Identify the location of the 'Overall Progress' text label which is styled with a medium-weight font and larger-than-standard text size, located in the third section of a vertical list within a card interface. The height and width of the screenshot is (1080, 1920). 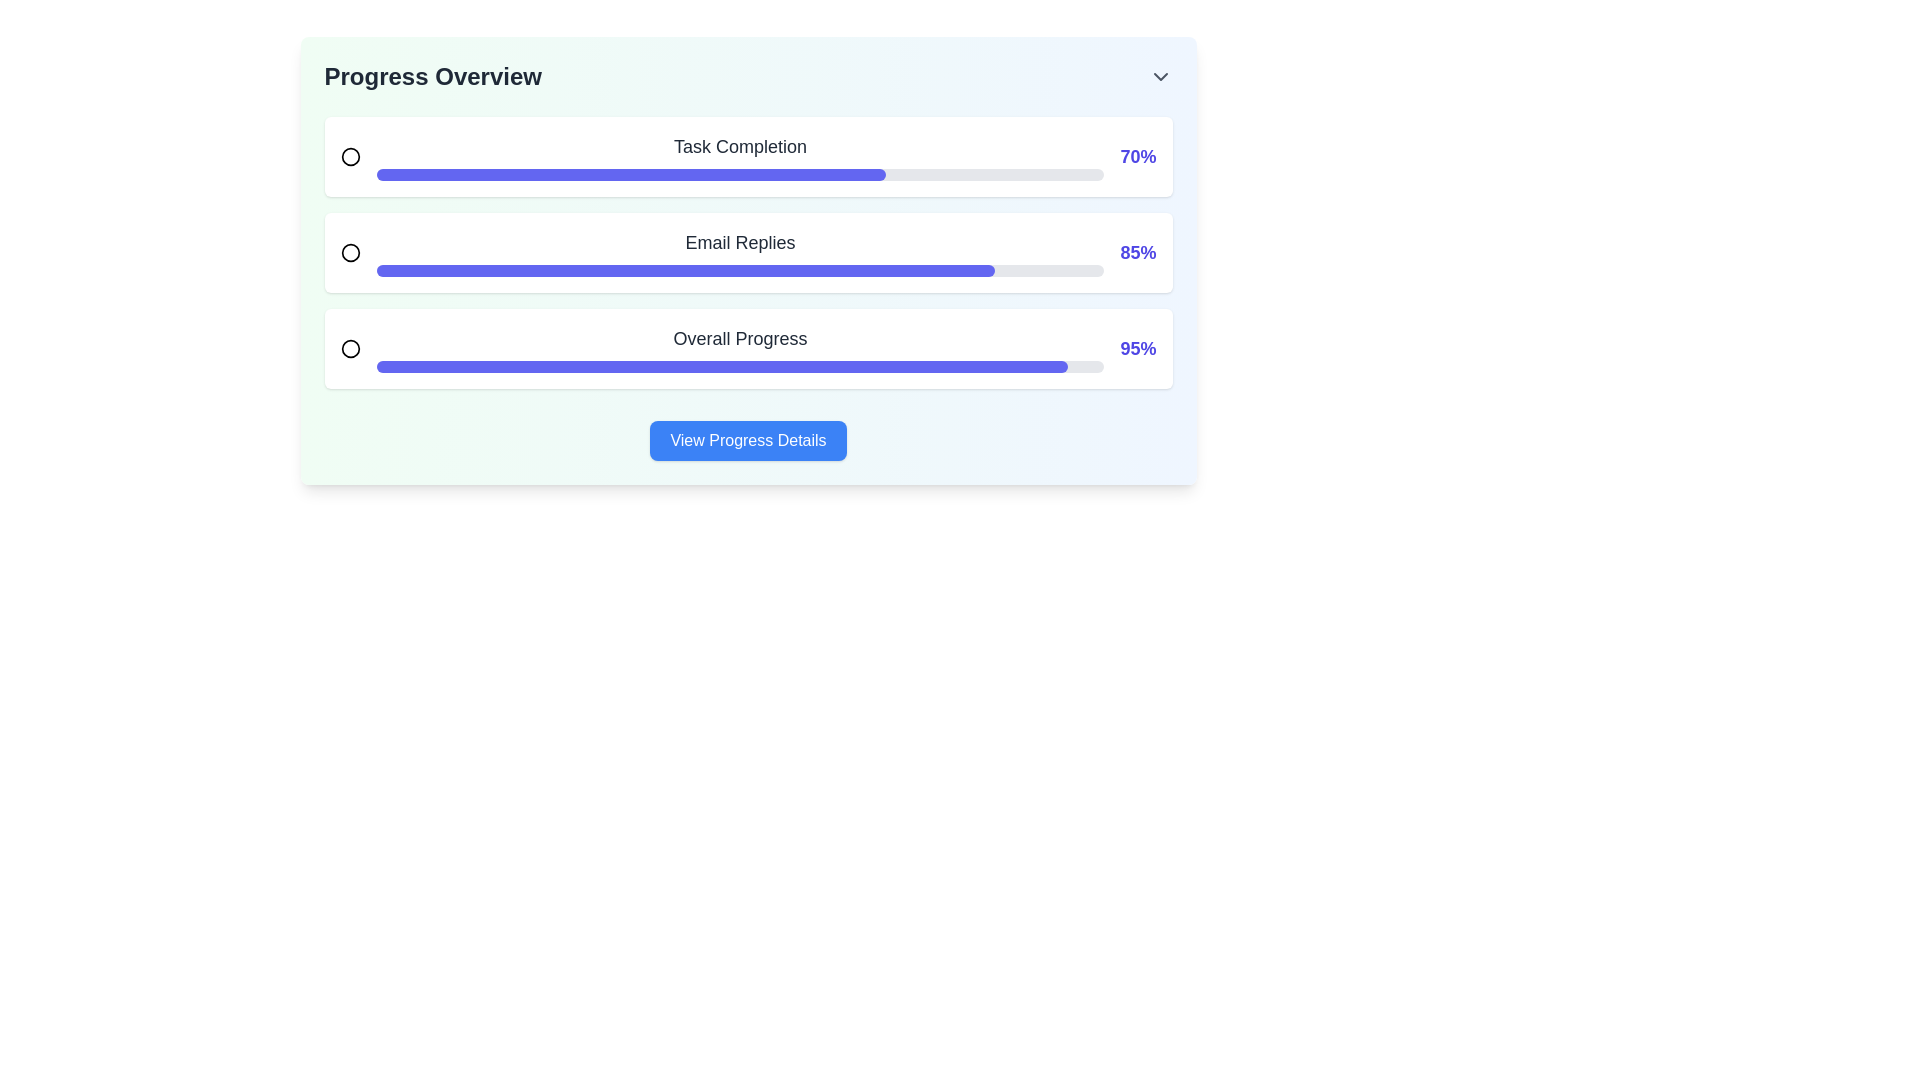
(739, 338).